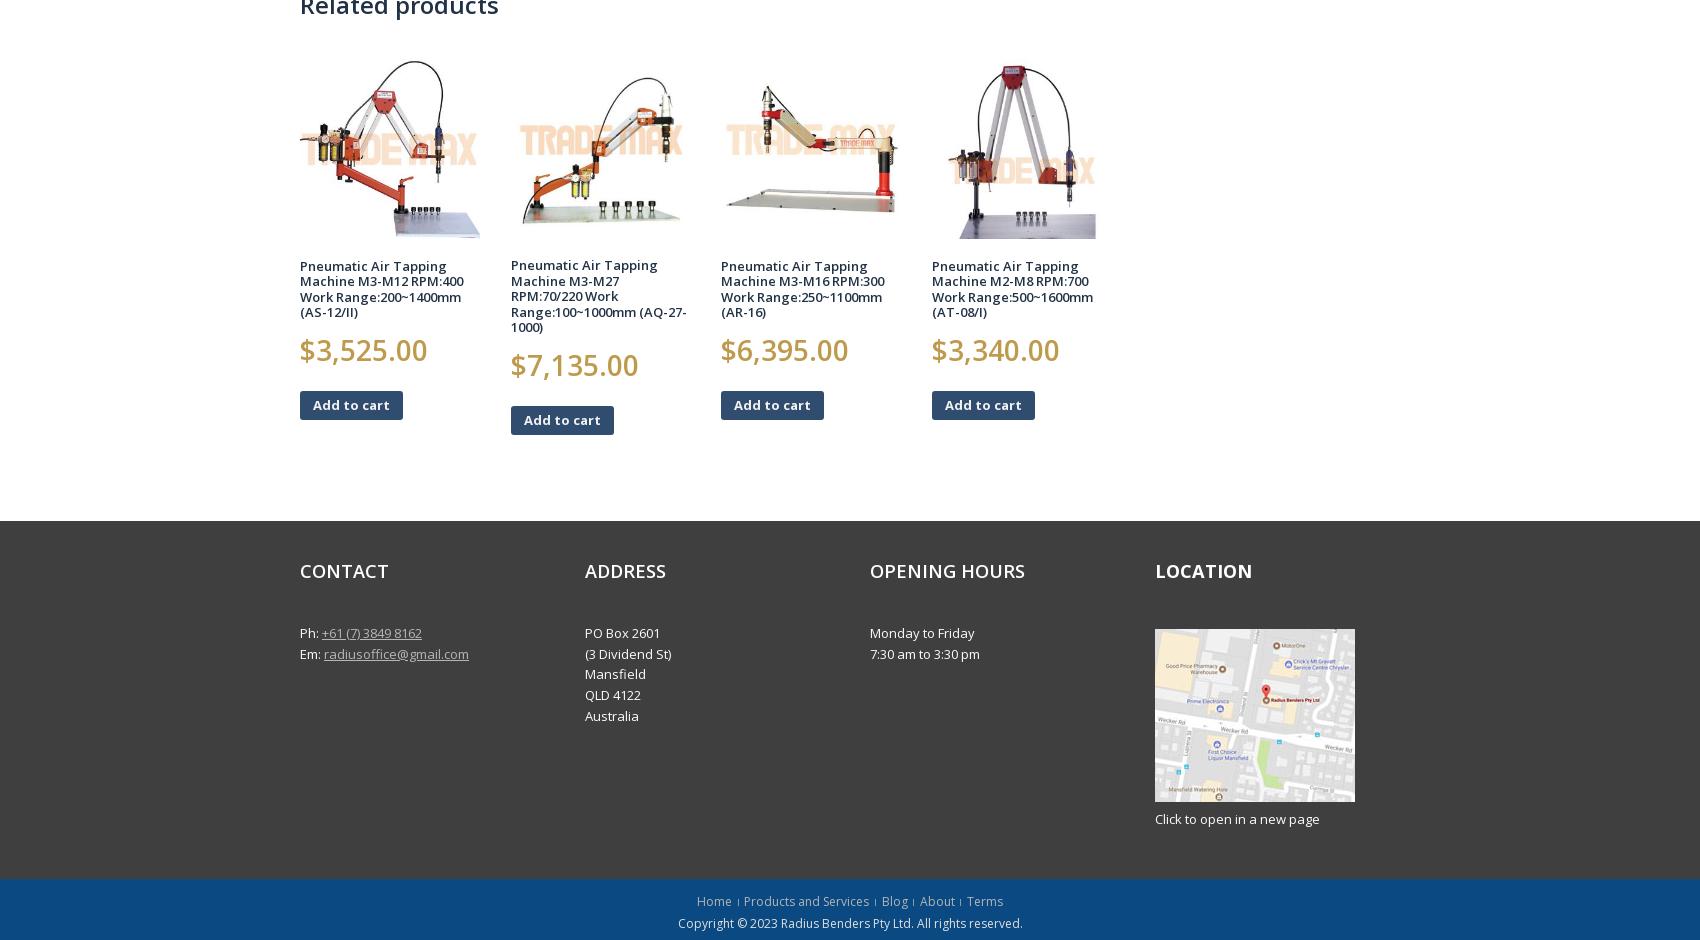 Image resolution: width=1700 pixels, height=940 pixels. I want to click on 'Home', so click(714, 901).